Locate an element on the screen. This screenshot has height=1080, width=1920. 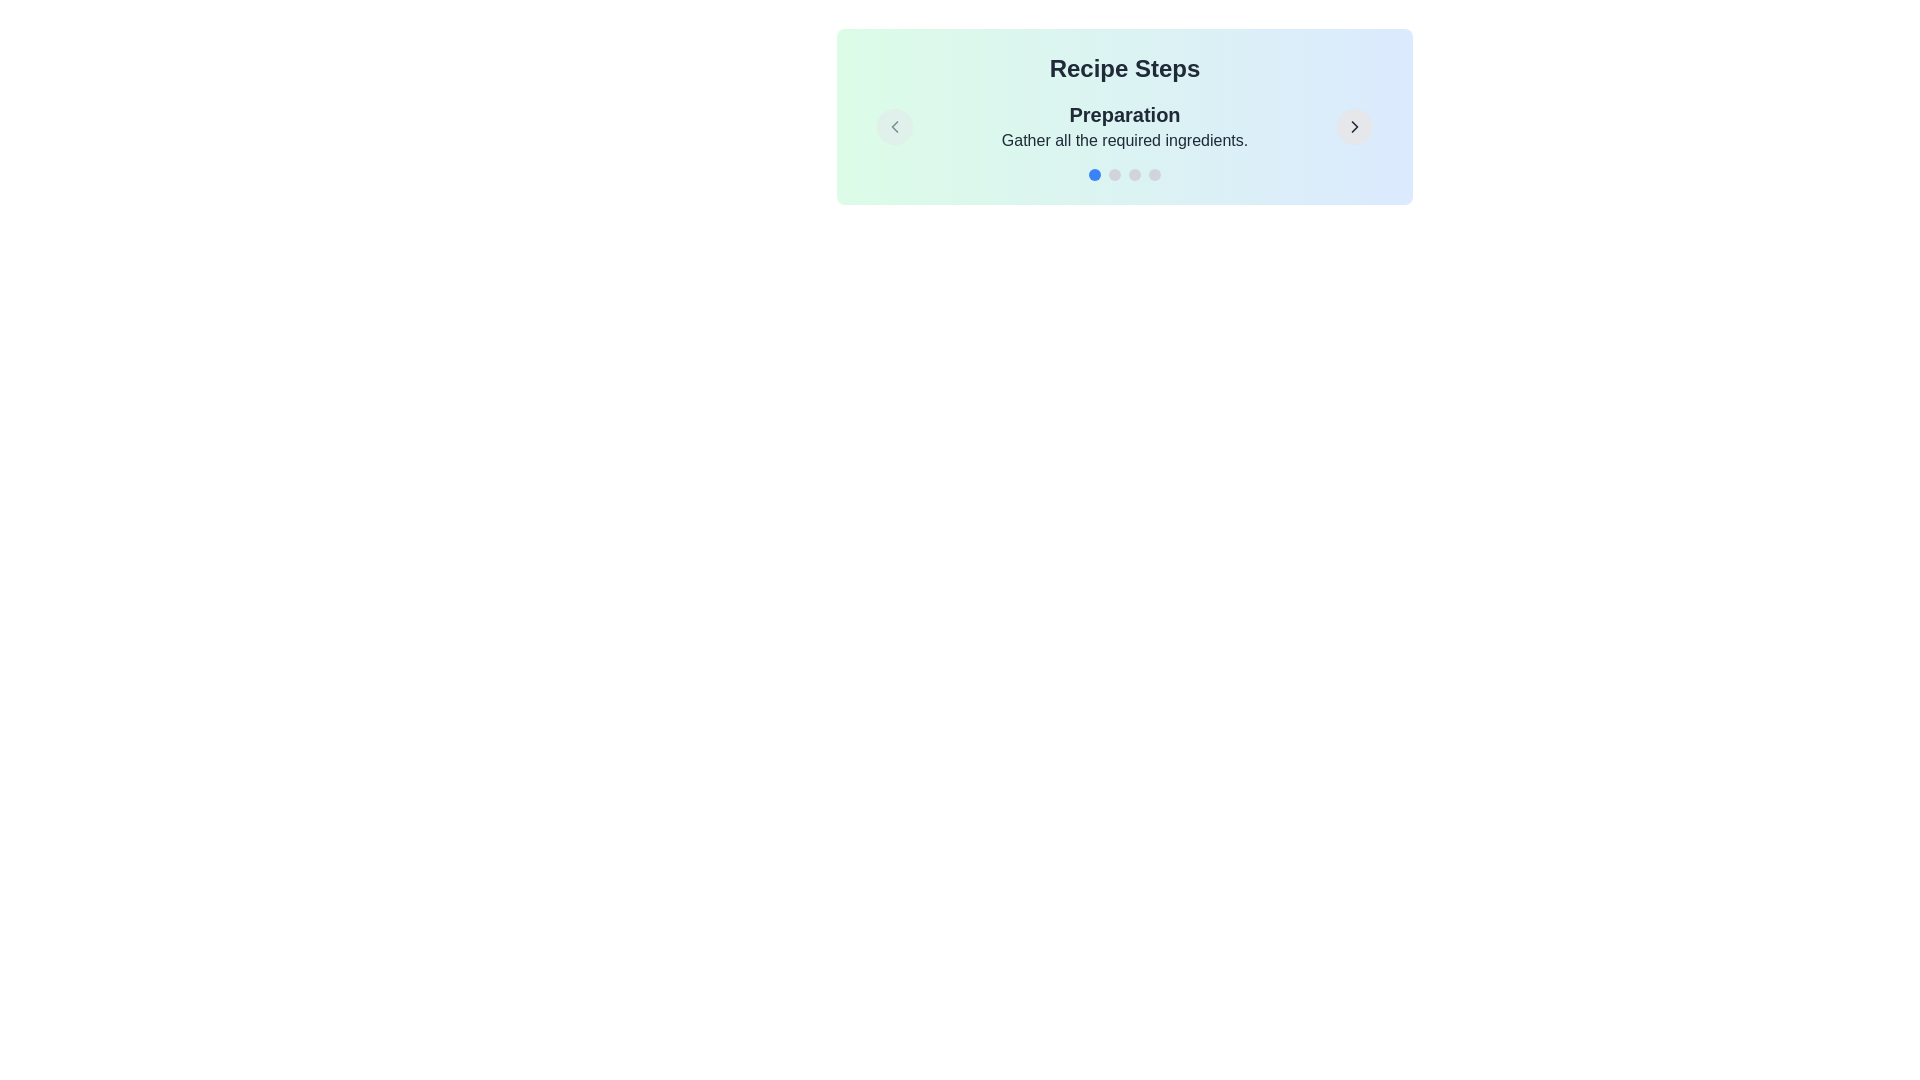
the navigation icon within the circular button on the left side of the 'Recipe Steps' panel is located at coordinates (893, 127).